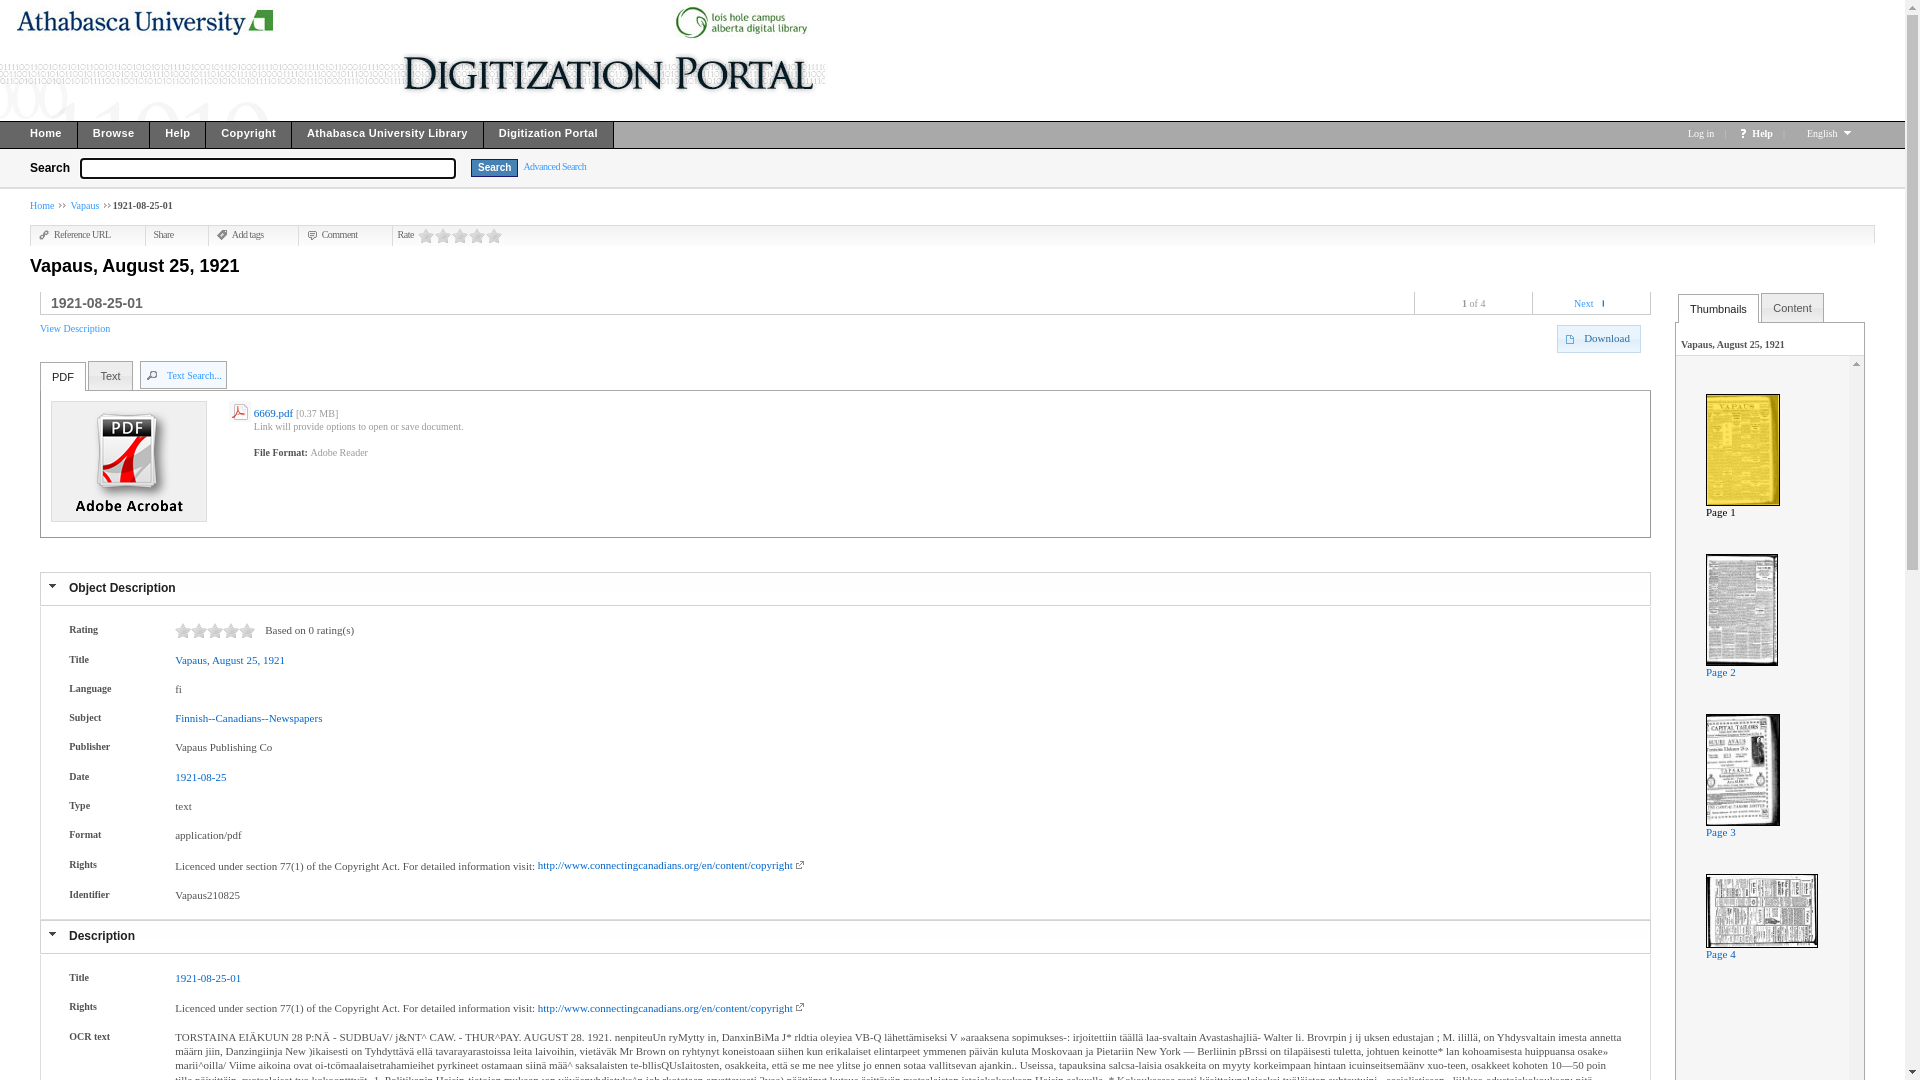  Describe the element at coordinates (200, 775) in the screenshot. I see `'1921-08-25'` at that location.